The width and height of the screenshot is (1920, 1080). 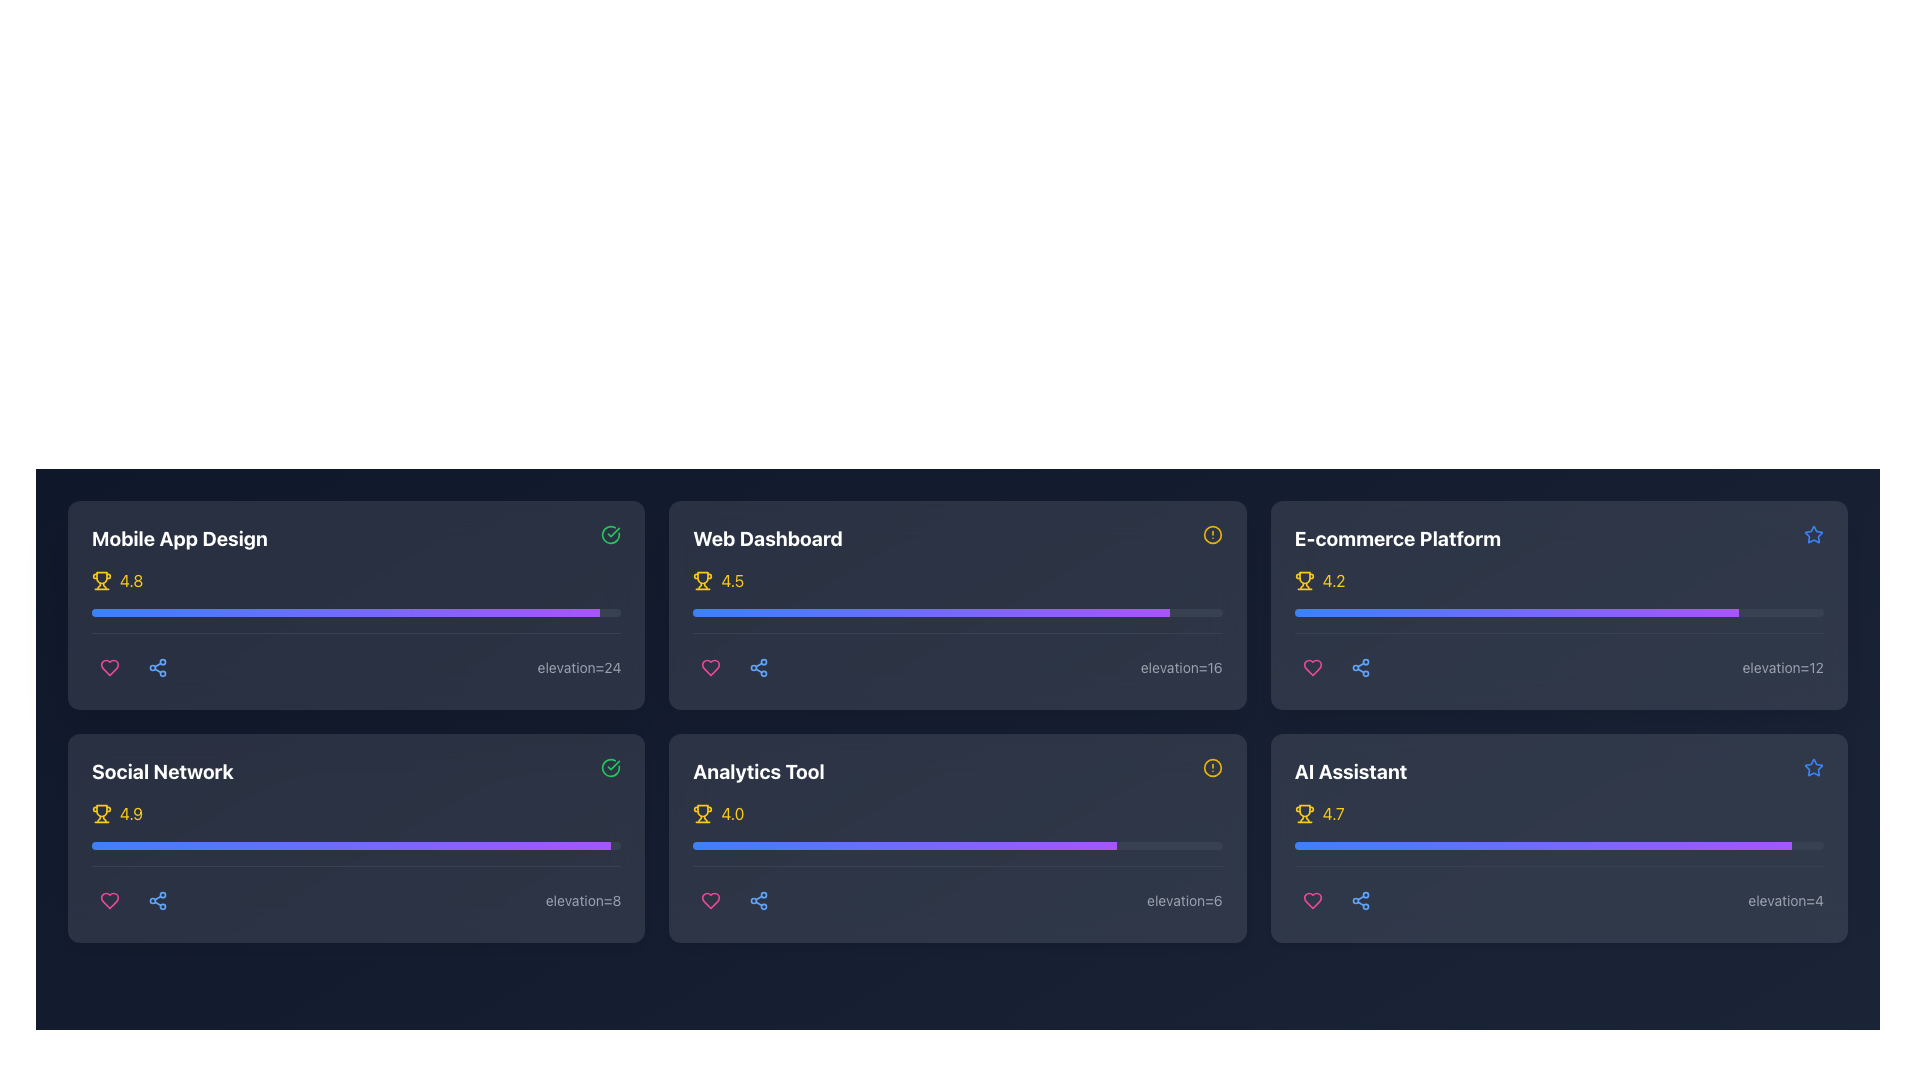 I want to click on the text label displaying 'elevation=12' located in the bottom-right corner of the card in the E-commerce Platform section, so click(x=1783, y=667).